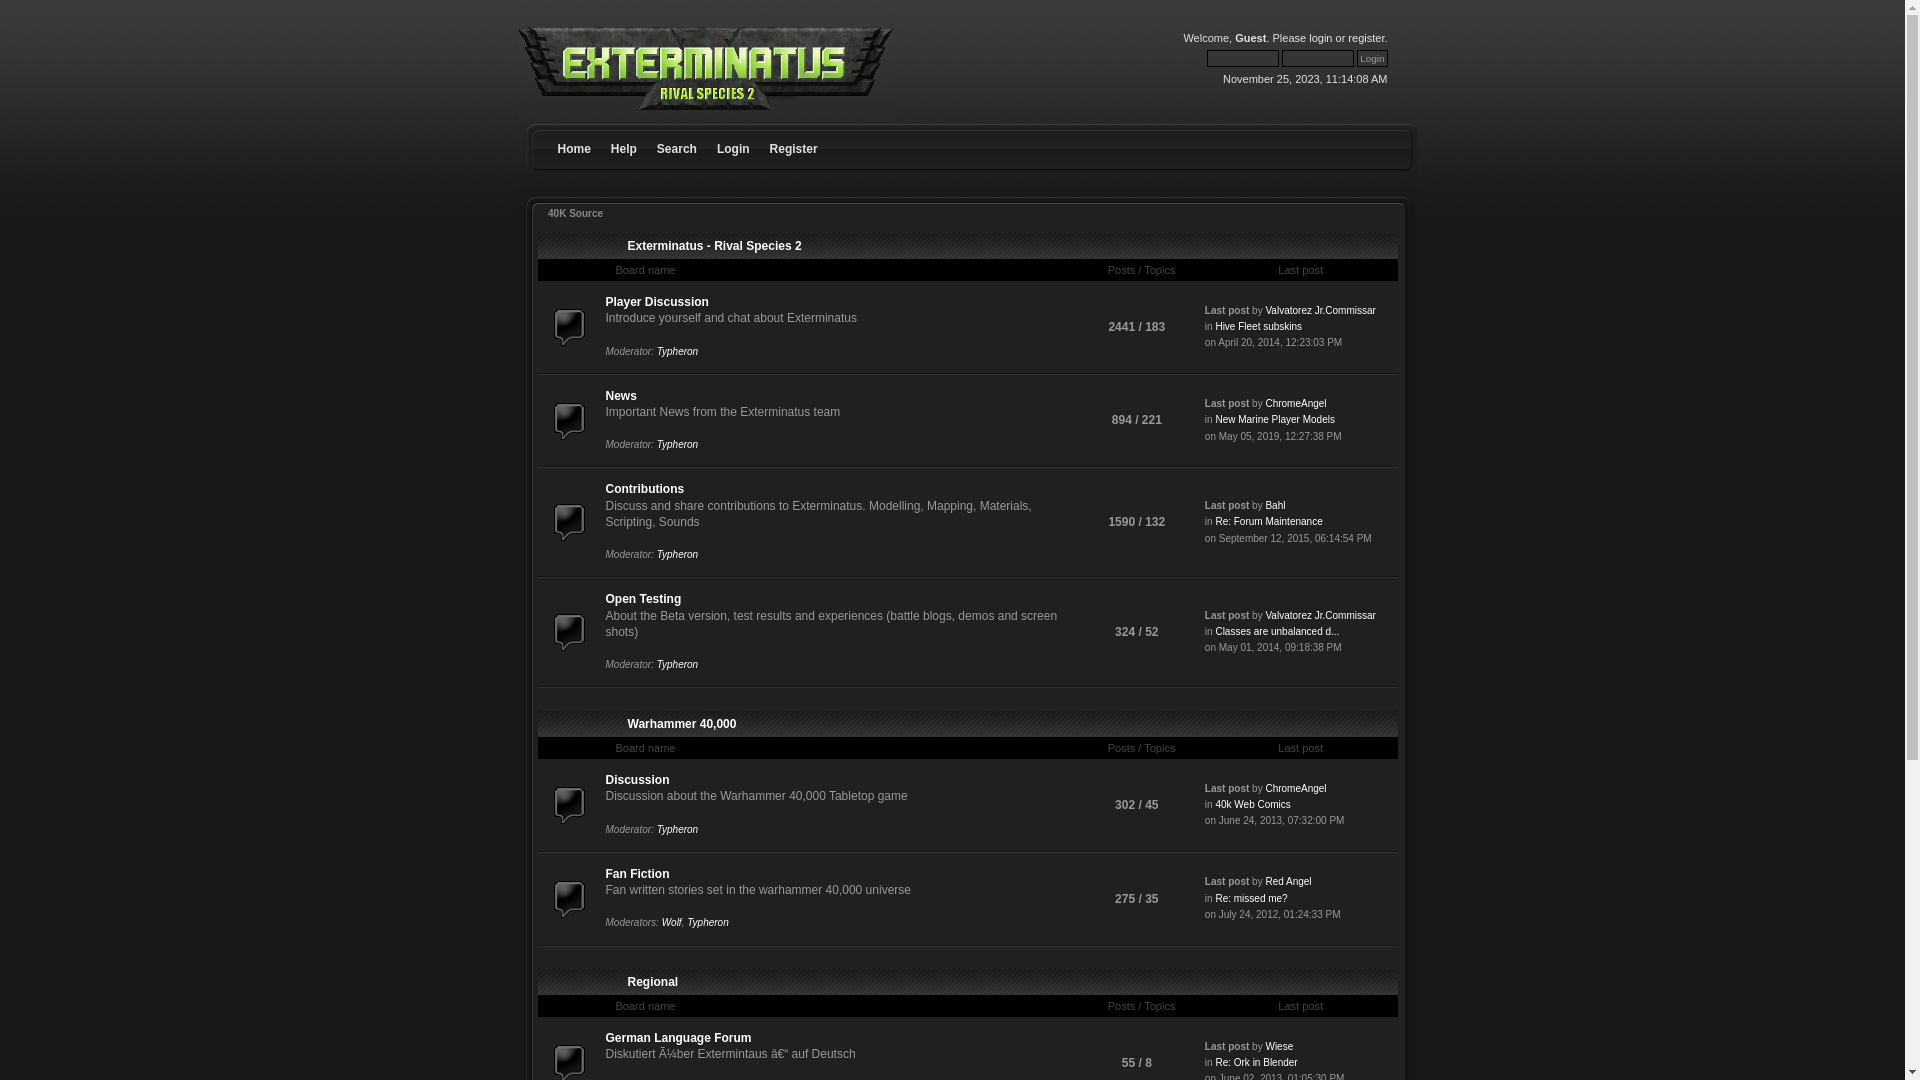 The image size is (1920, 1080). Describe the element at coordinates (604, 778) in the screenshot. I see `'Discussion'` at that location.